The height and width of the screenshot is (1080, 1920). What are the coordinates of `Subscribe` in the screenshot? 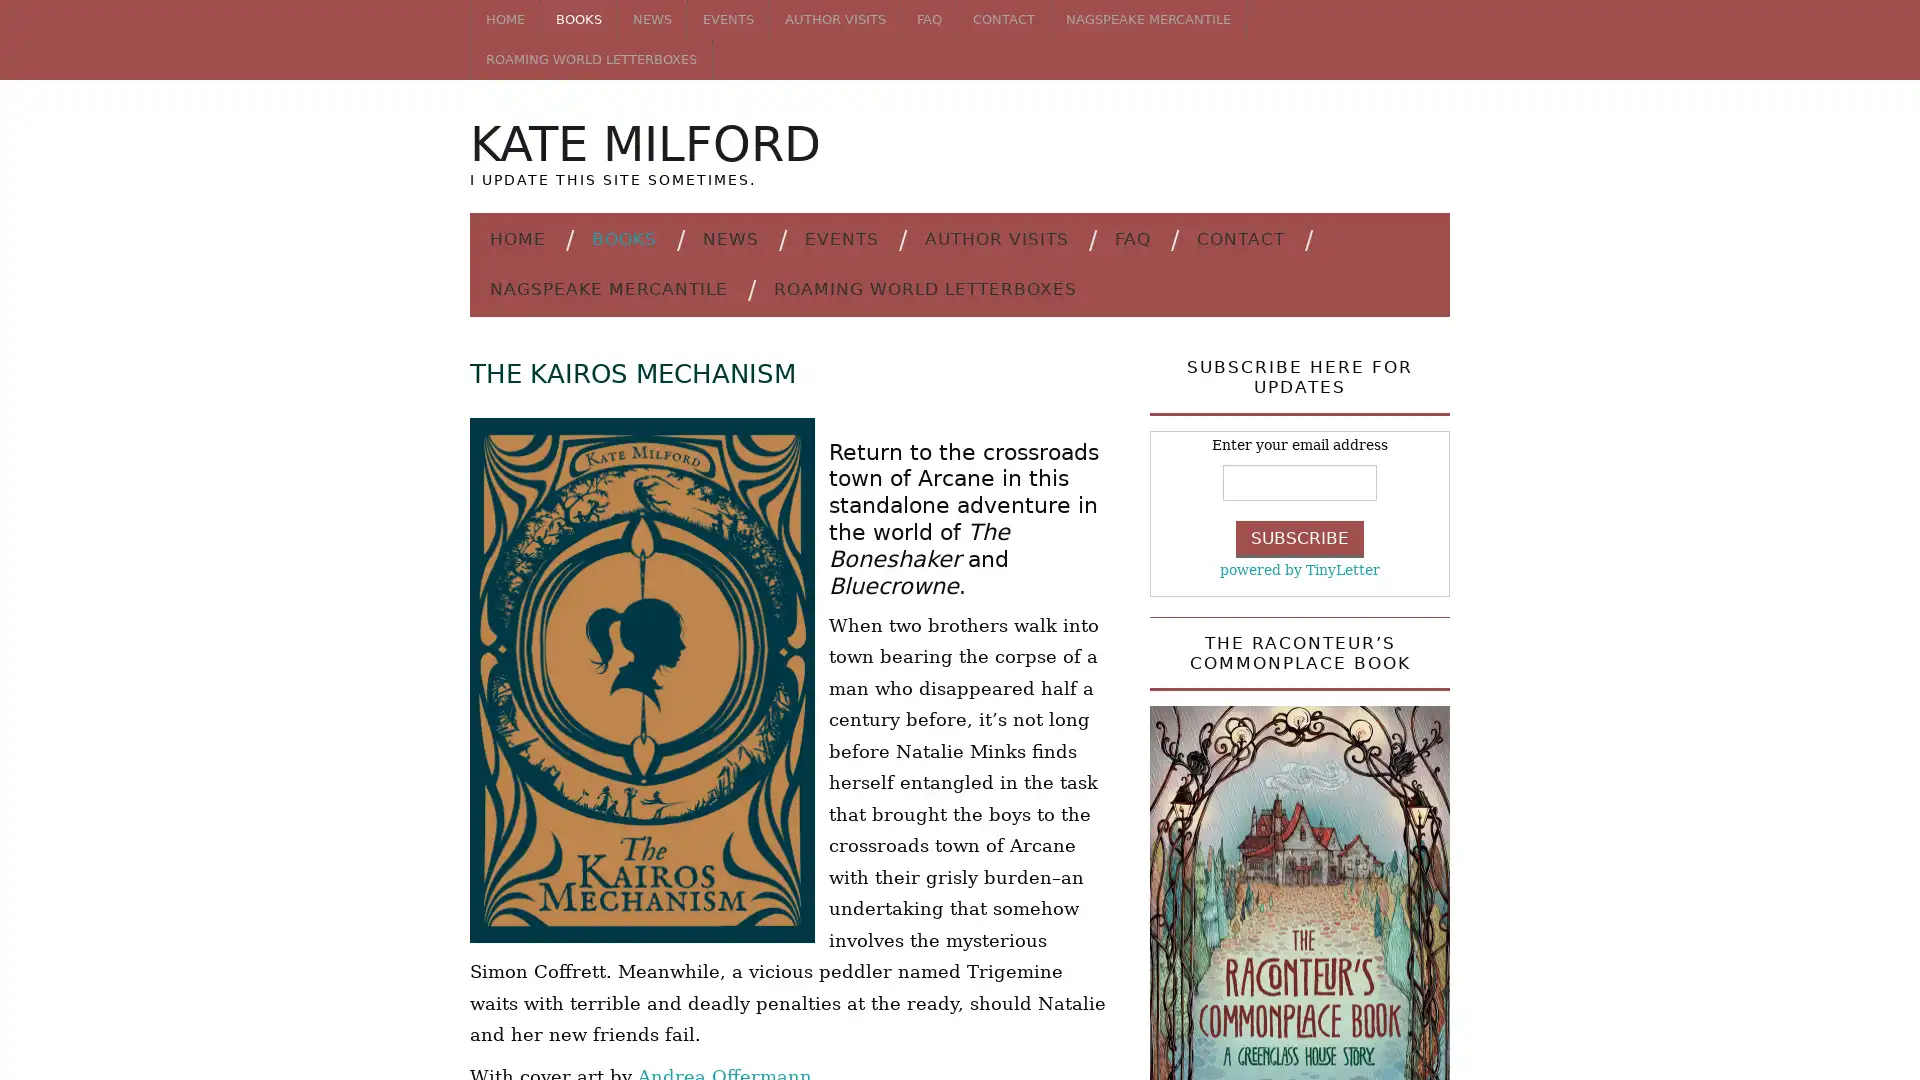 It's located at (1300, 537).